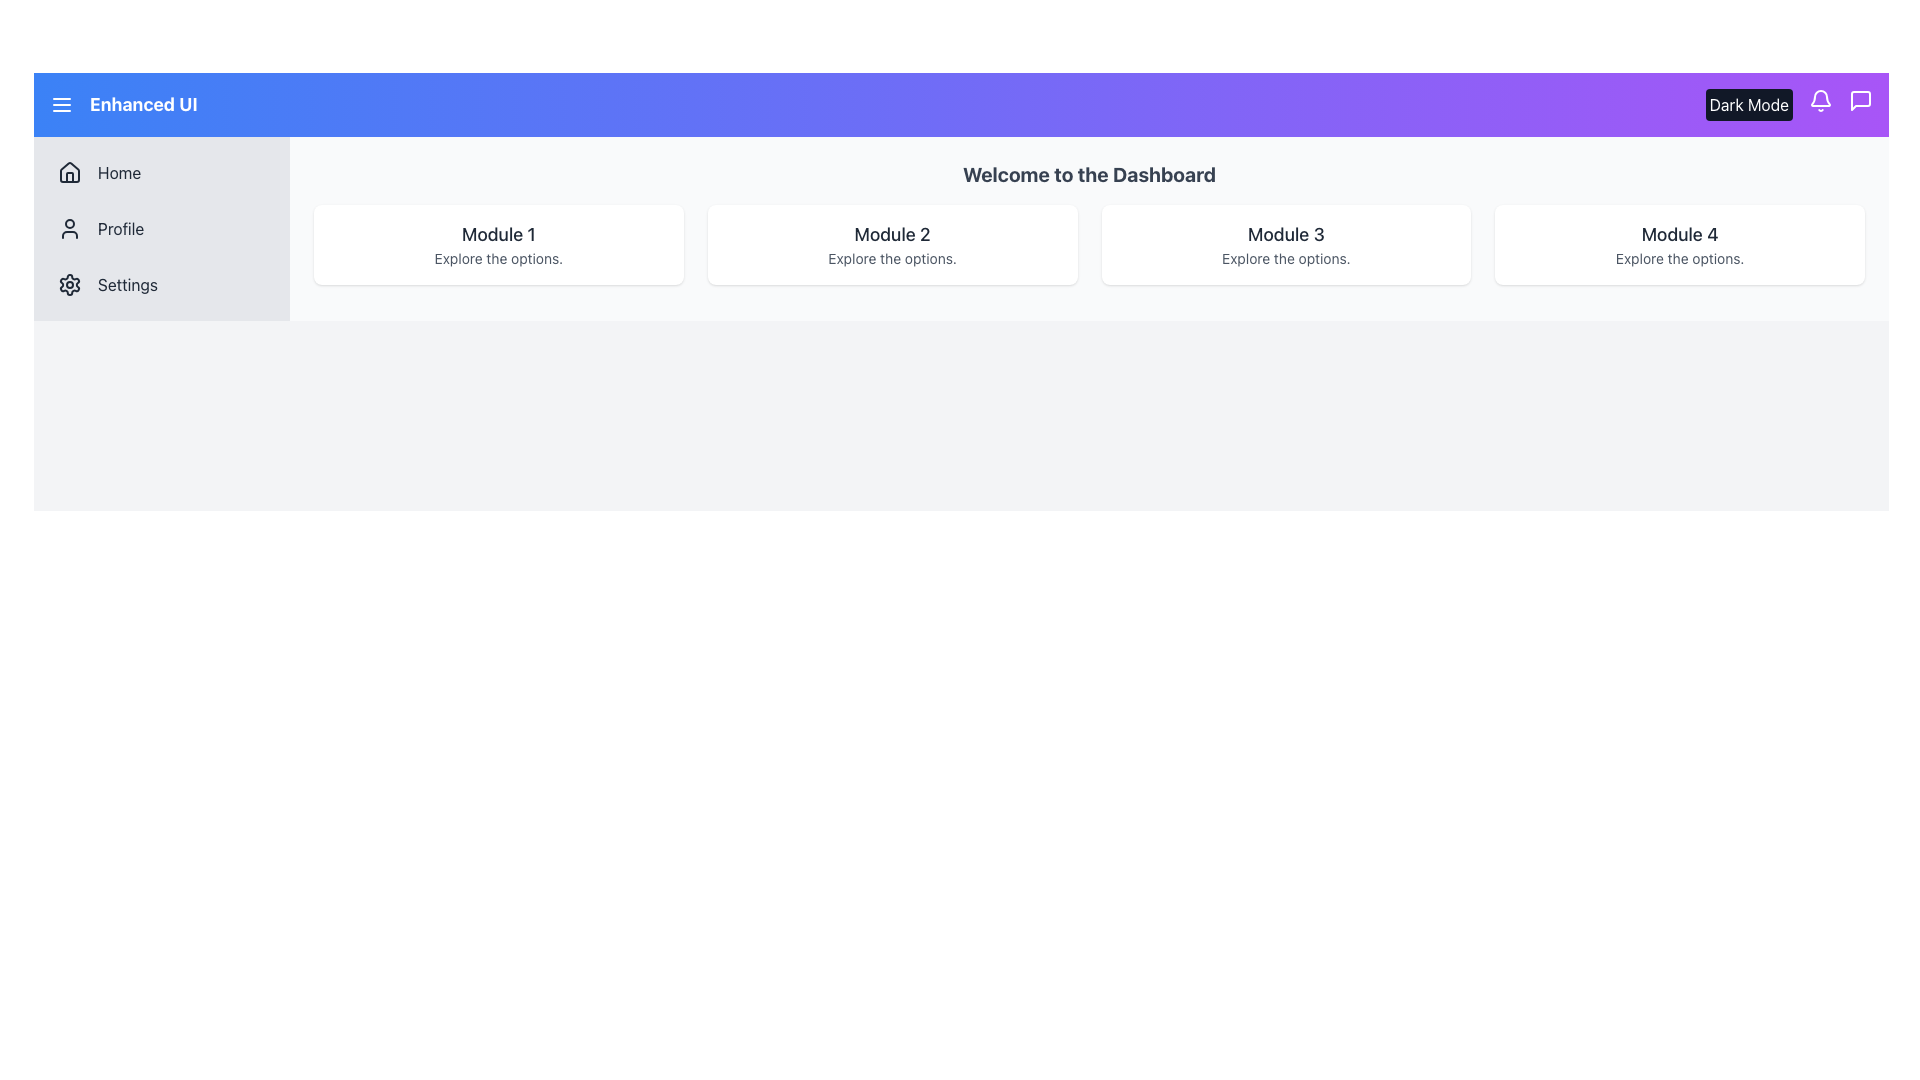 This screenshot has height=1080, width=1920. I want to click on the navigation link text label located in the left navigation bar, which allows access to the home page of the application, so click(118, 172).